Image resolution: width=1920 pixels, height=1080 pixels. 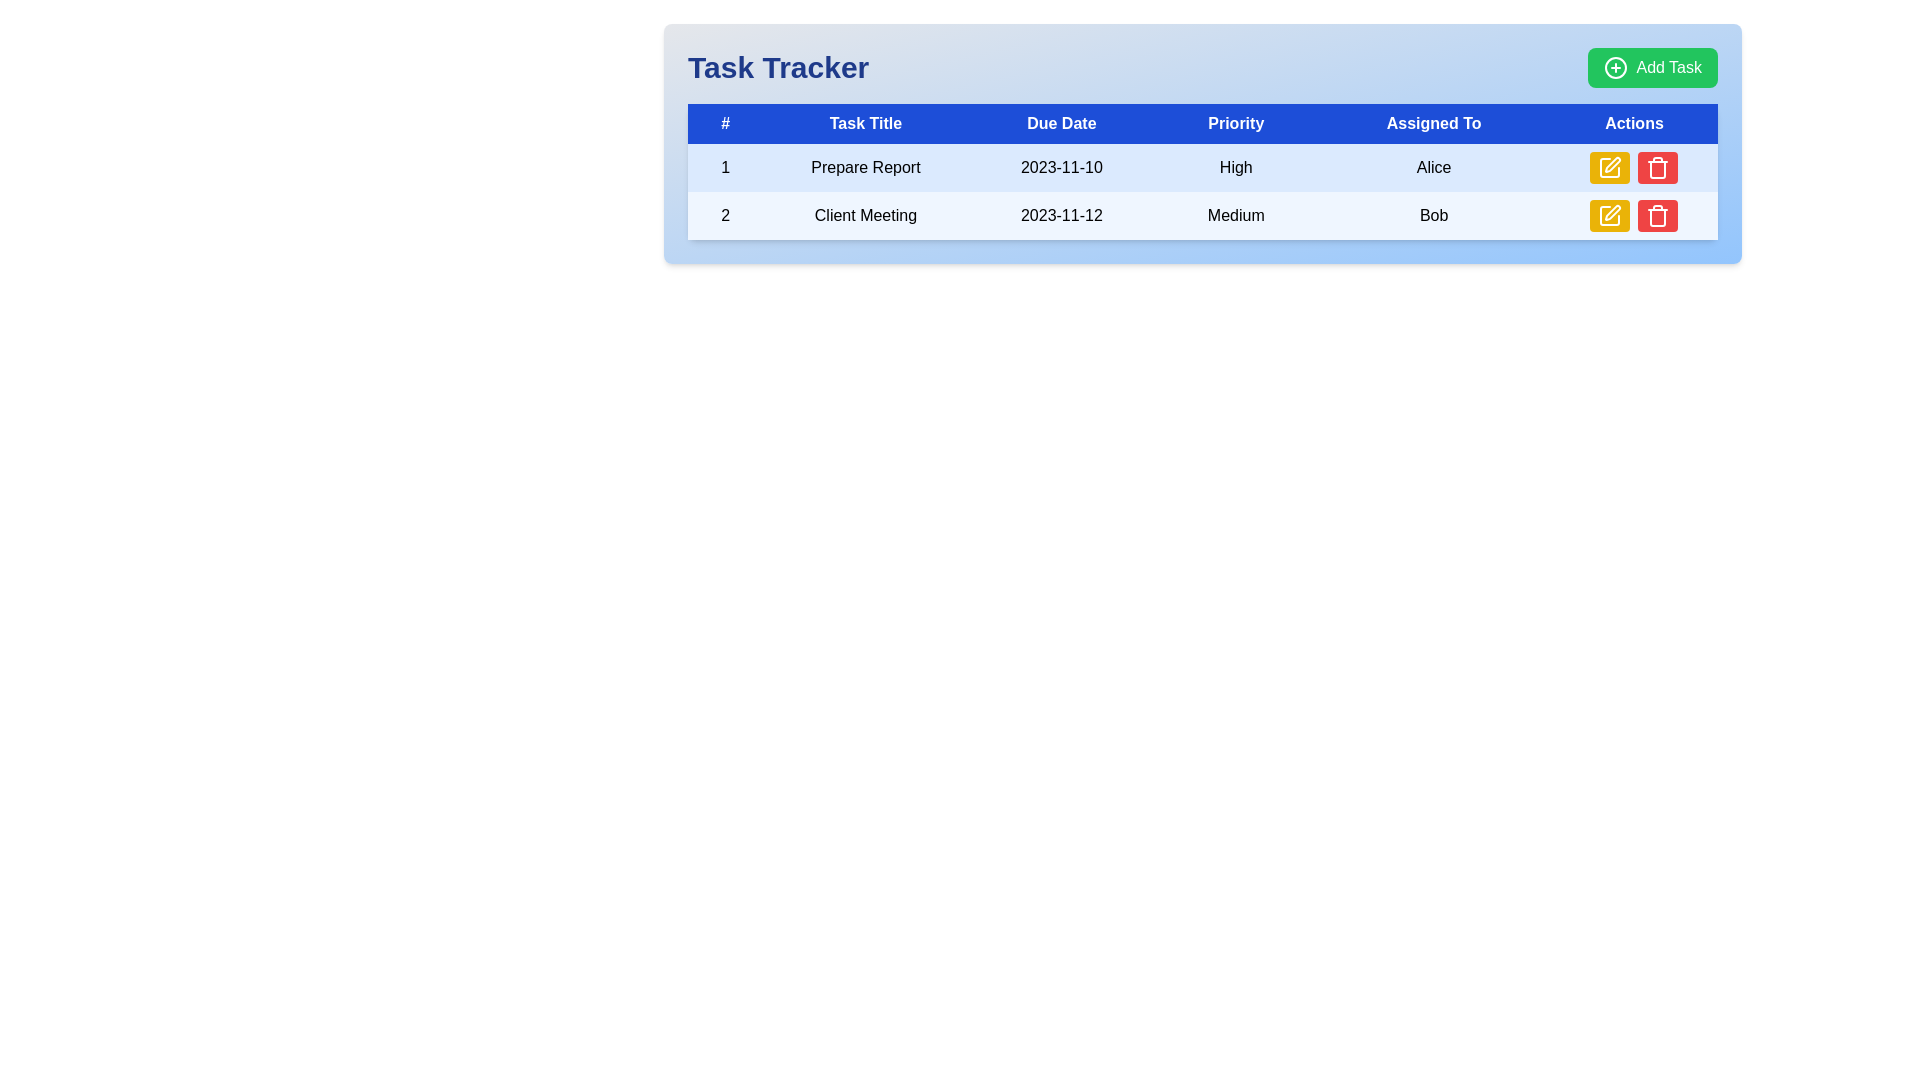 What do you see at coordinates (1235, 216) in the screenshot?
I see `the text label displaying 'Medium' in the 'Priority' column of the second row in the 'Task Tracker' table, which has a blue and white striped background` at bounding box center [1235, 216].